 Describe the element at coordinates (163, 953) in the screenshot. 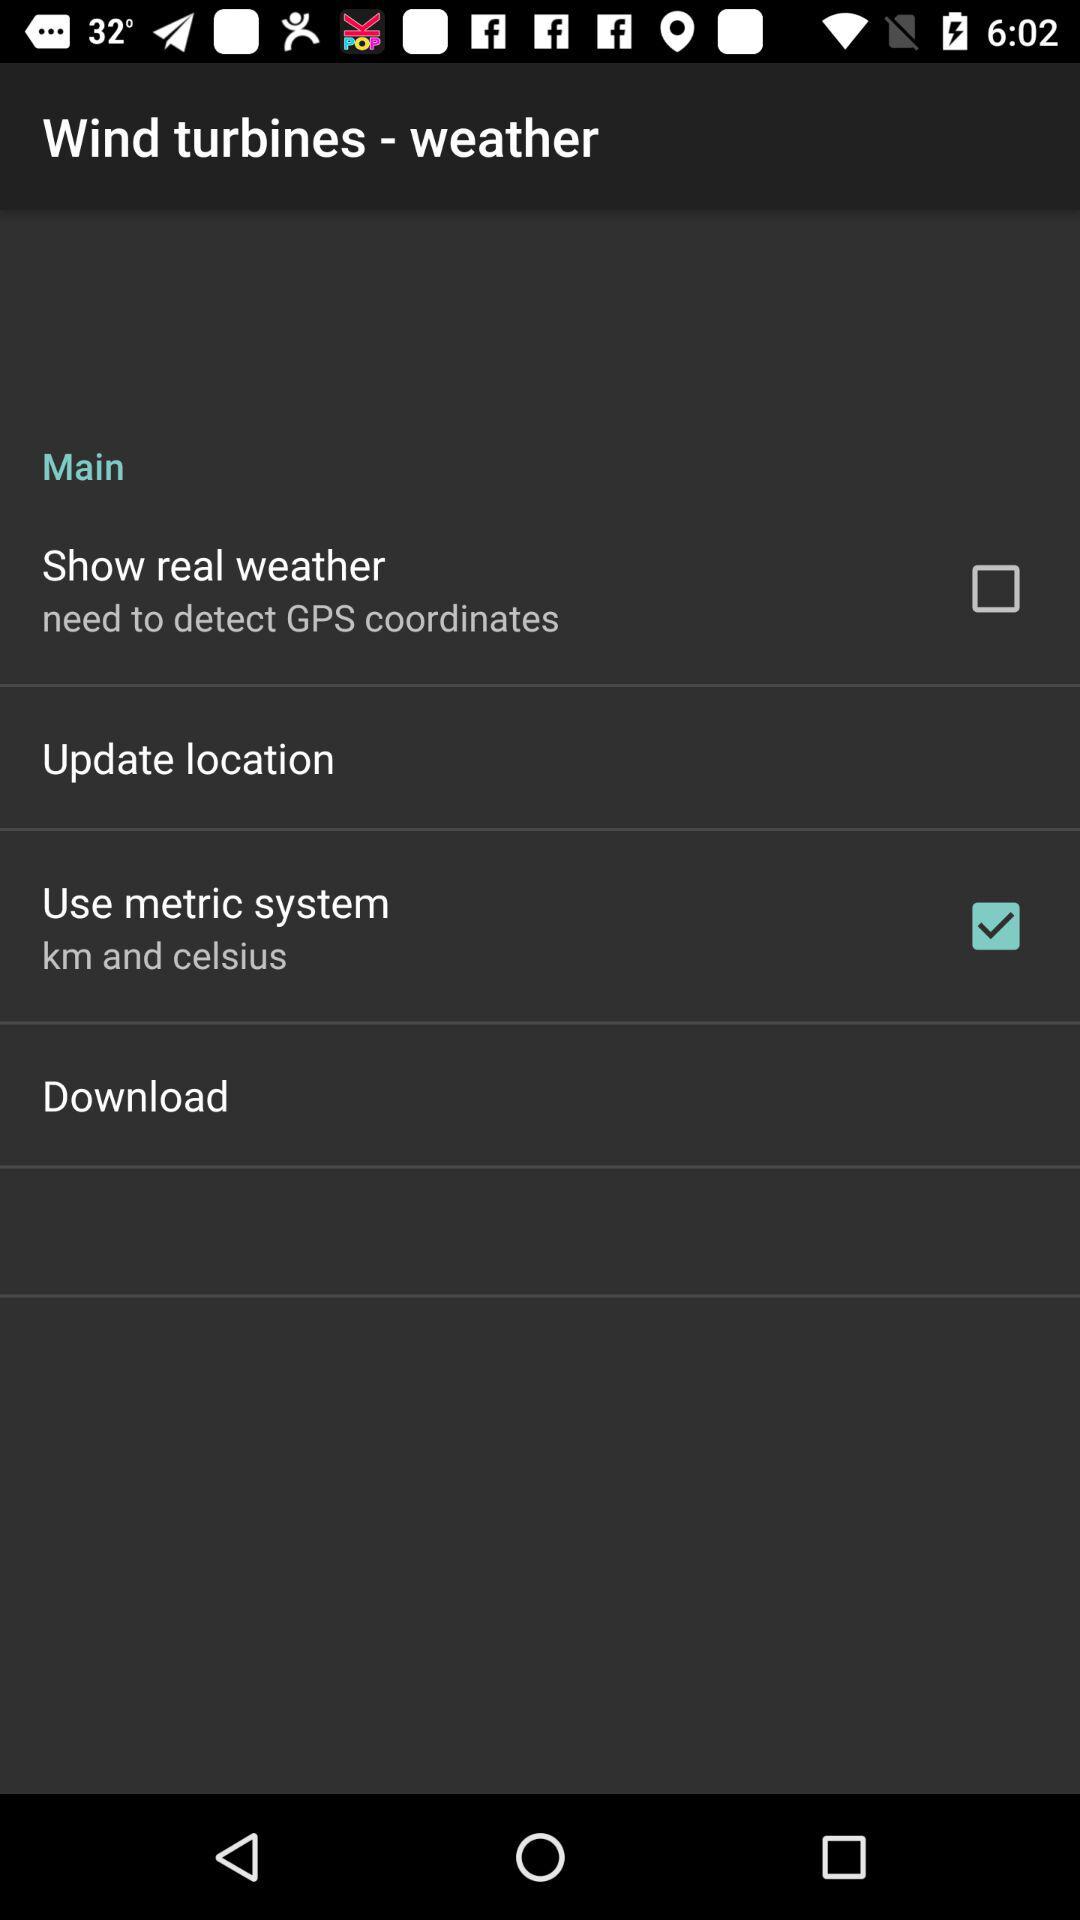

I see `the icon below use metric system` at that location.